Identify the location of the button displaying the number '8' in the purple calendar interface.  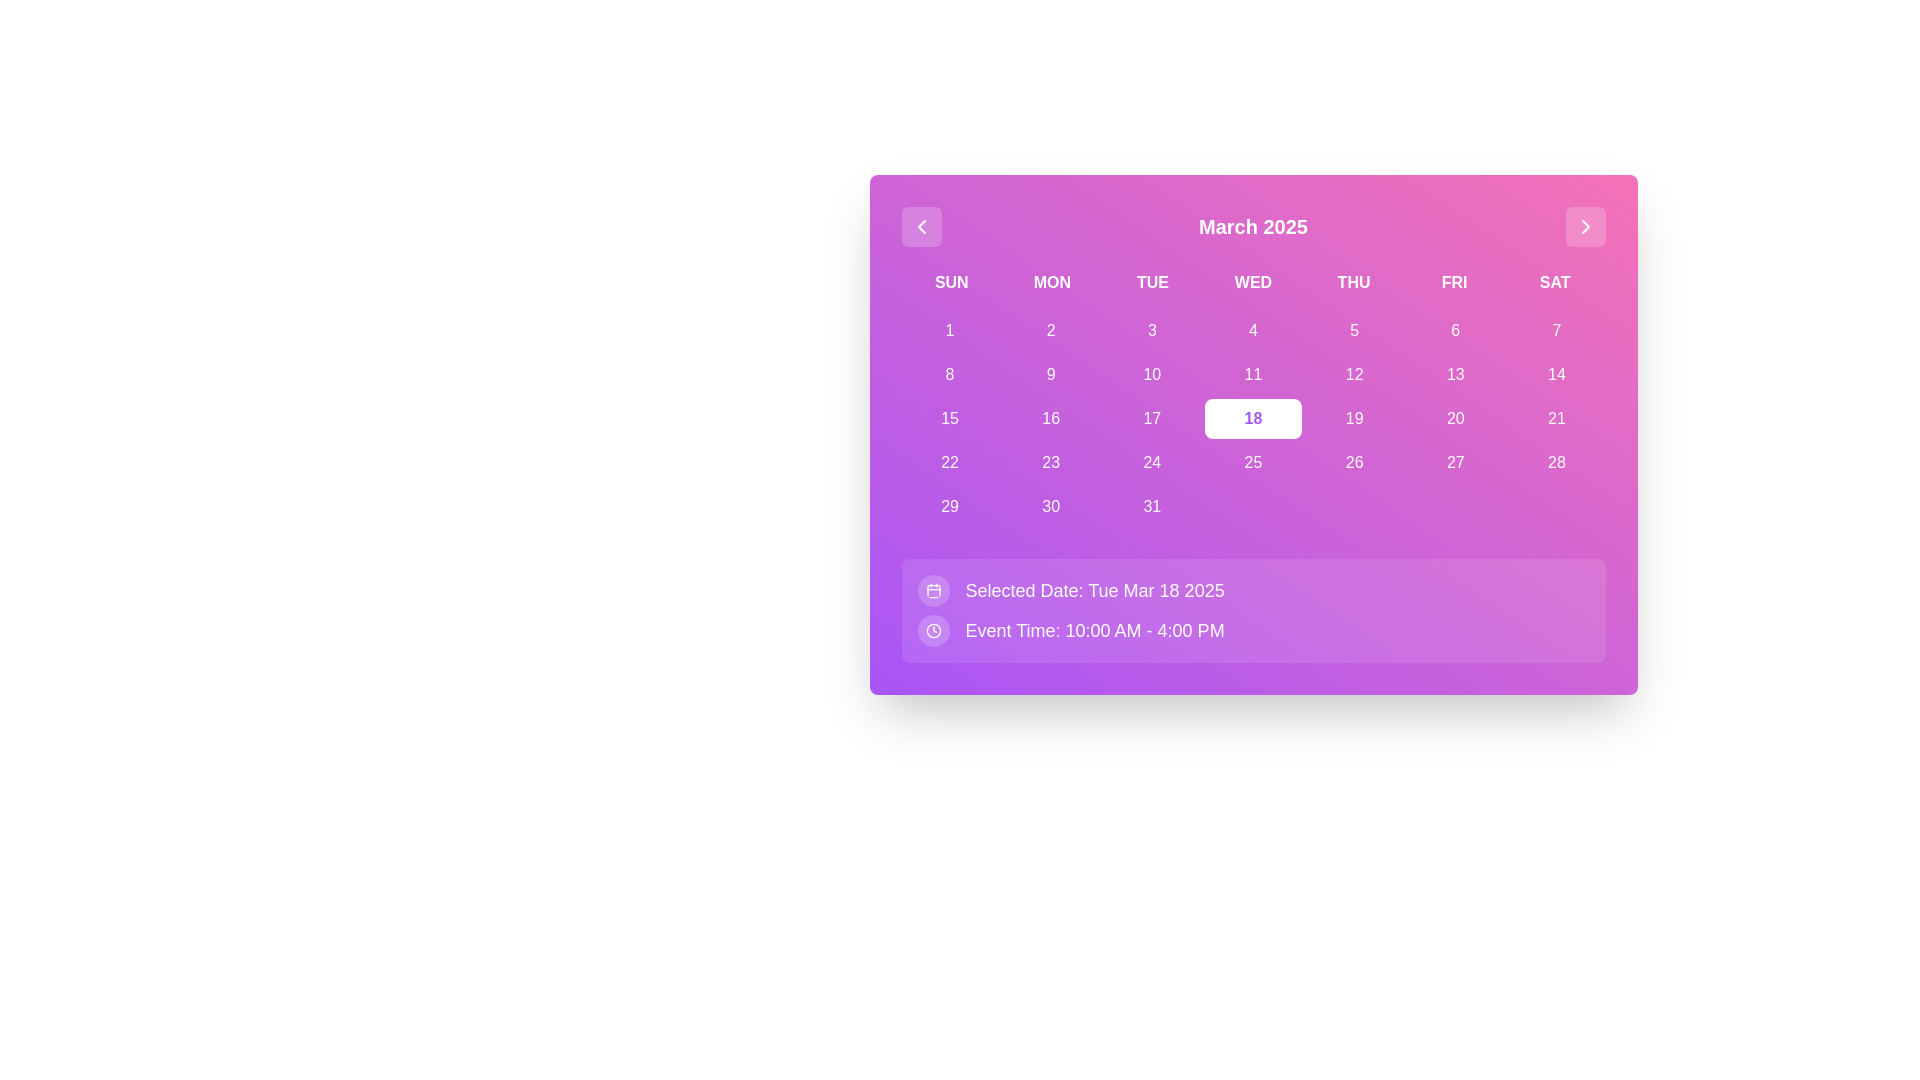
(949, 374).